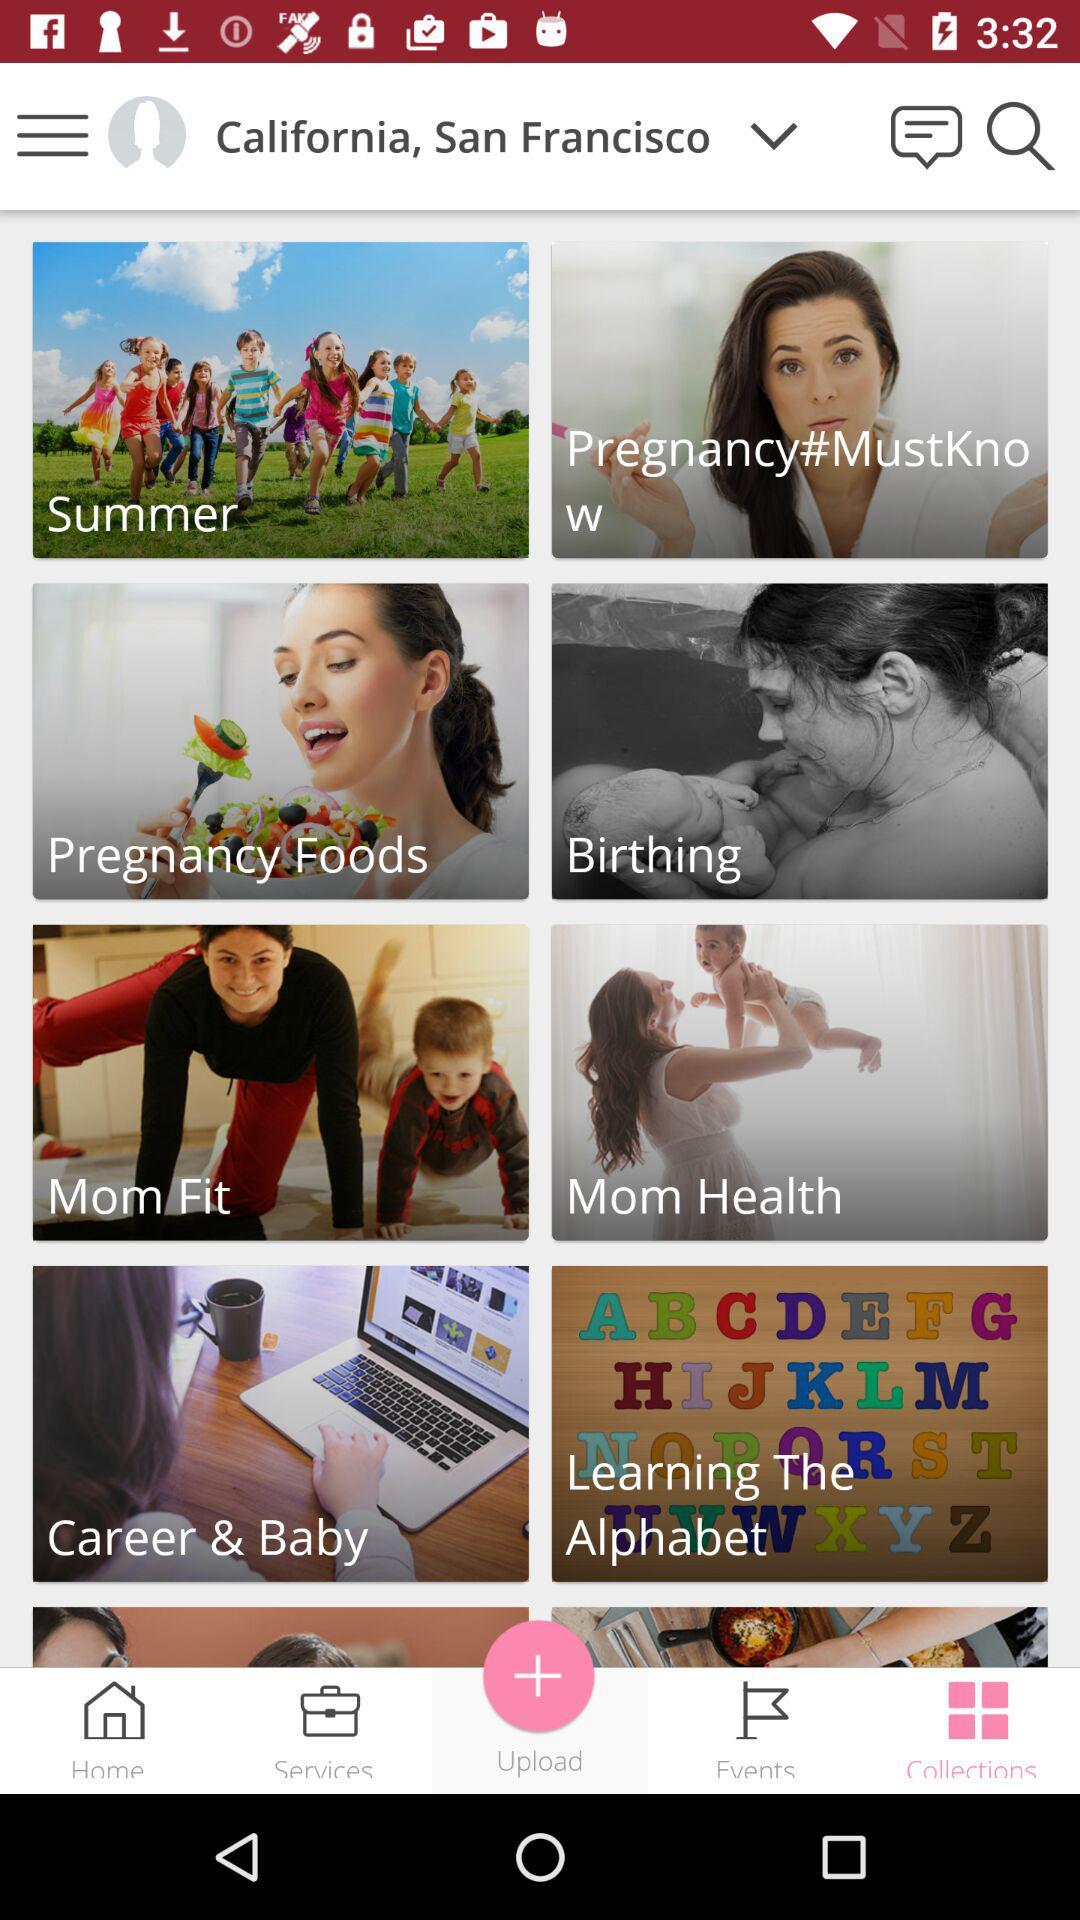 Image resolution: width=1080 pixels, height=1920 pixels. I want to click on show more, so click(538, 1676).